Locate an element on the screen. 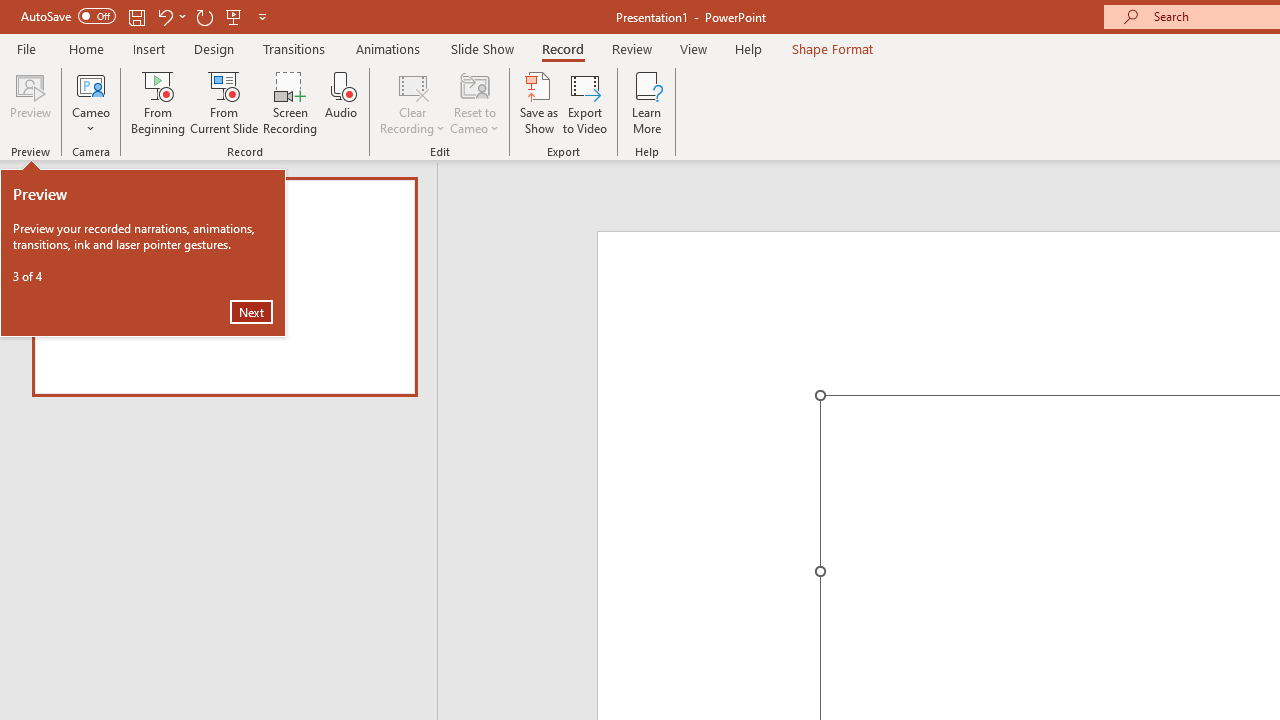 Image resolution: width=1280 pixels, height=720 pixels. 'From Beginning...' is located at coordinates (157, 103).